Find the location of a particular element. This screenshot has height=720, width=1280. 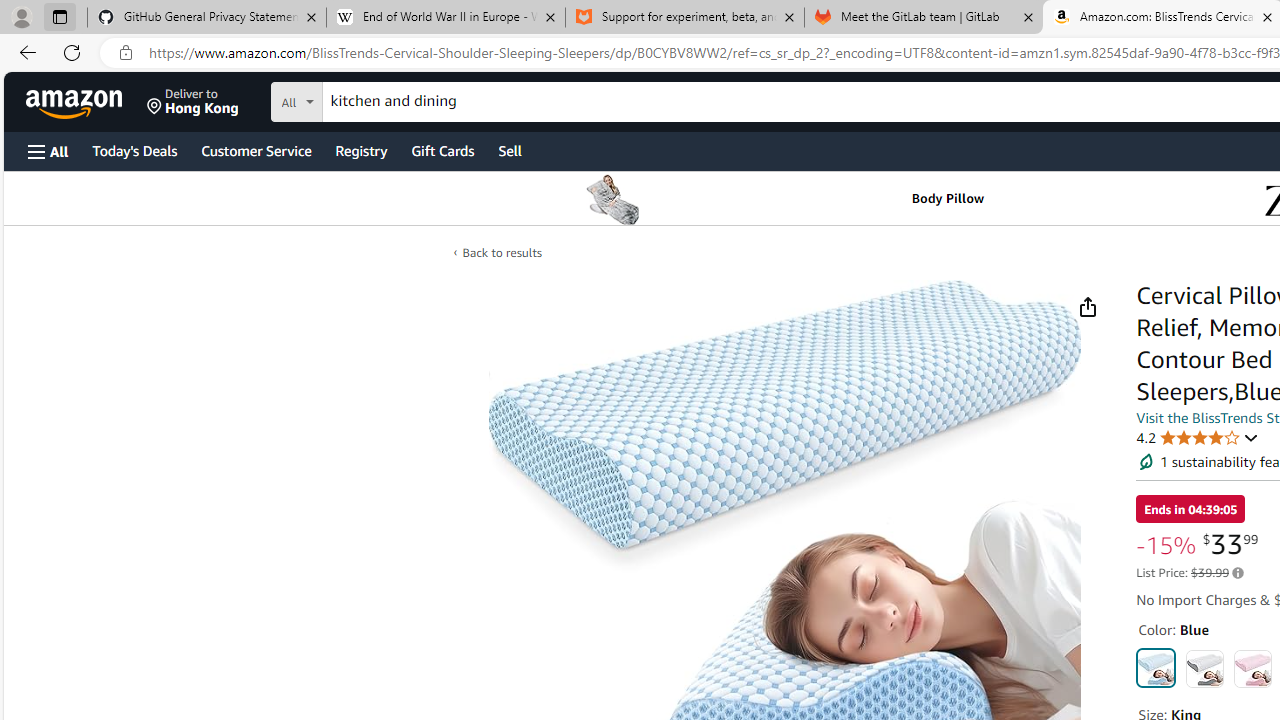

'Meet the GitLab team | GitLab' is located at coordinates (923, 17).